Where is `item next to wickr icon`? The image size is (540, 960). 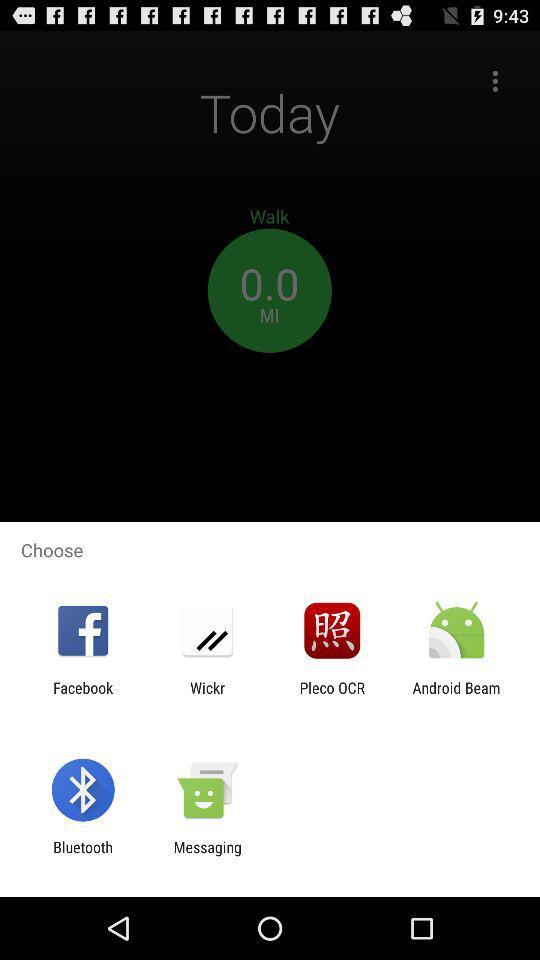 item next to wickr icon is located at coordinates (332, 696).